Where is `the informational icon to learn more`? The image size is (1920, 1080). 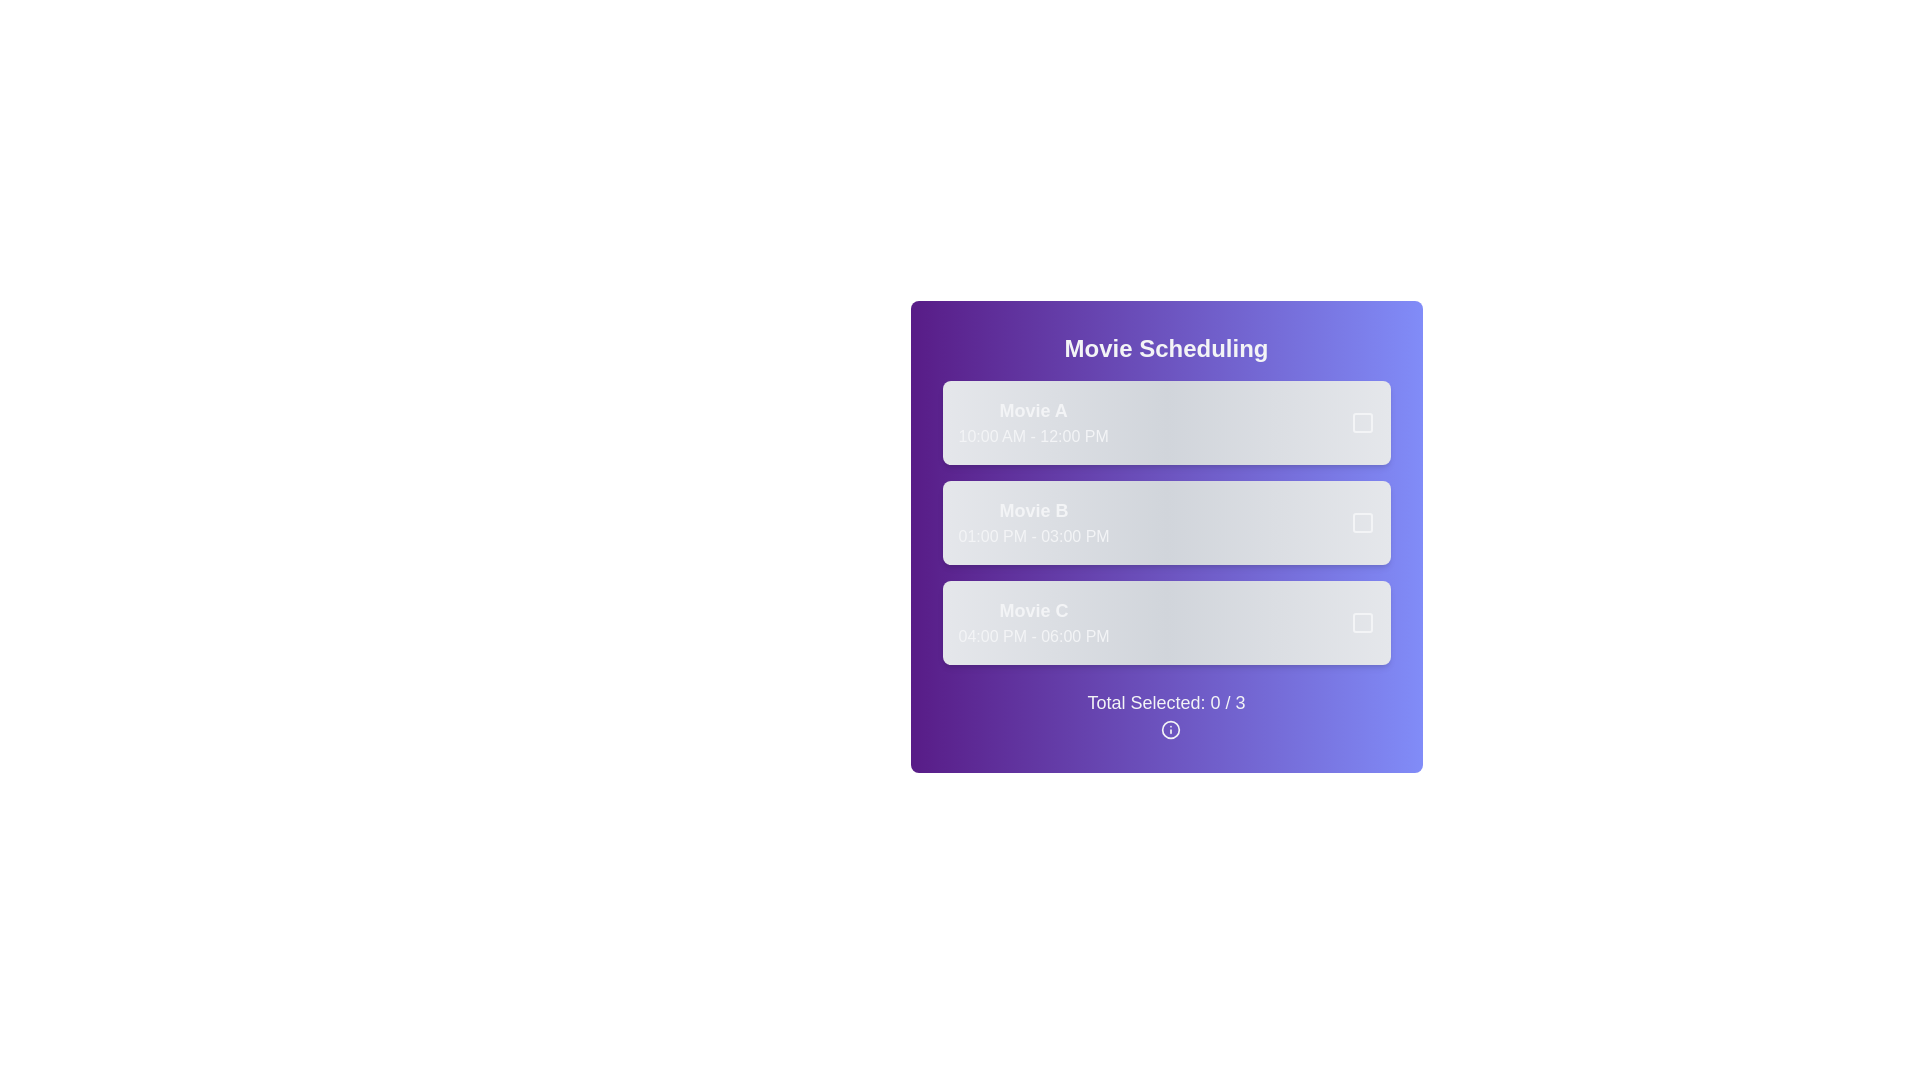 the informational icon to learn more is located at coordinates (1170, 729).